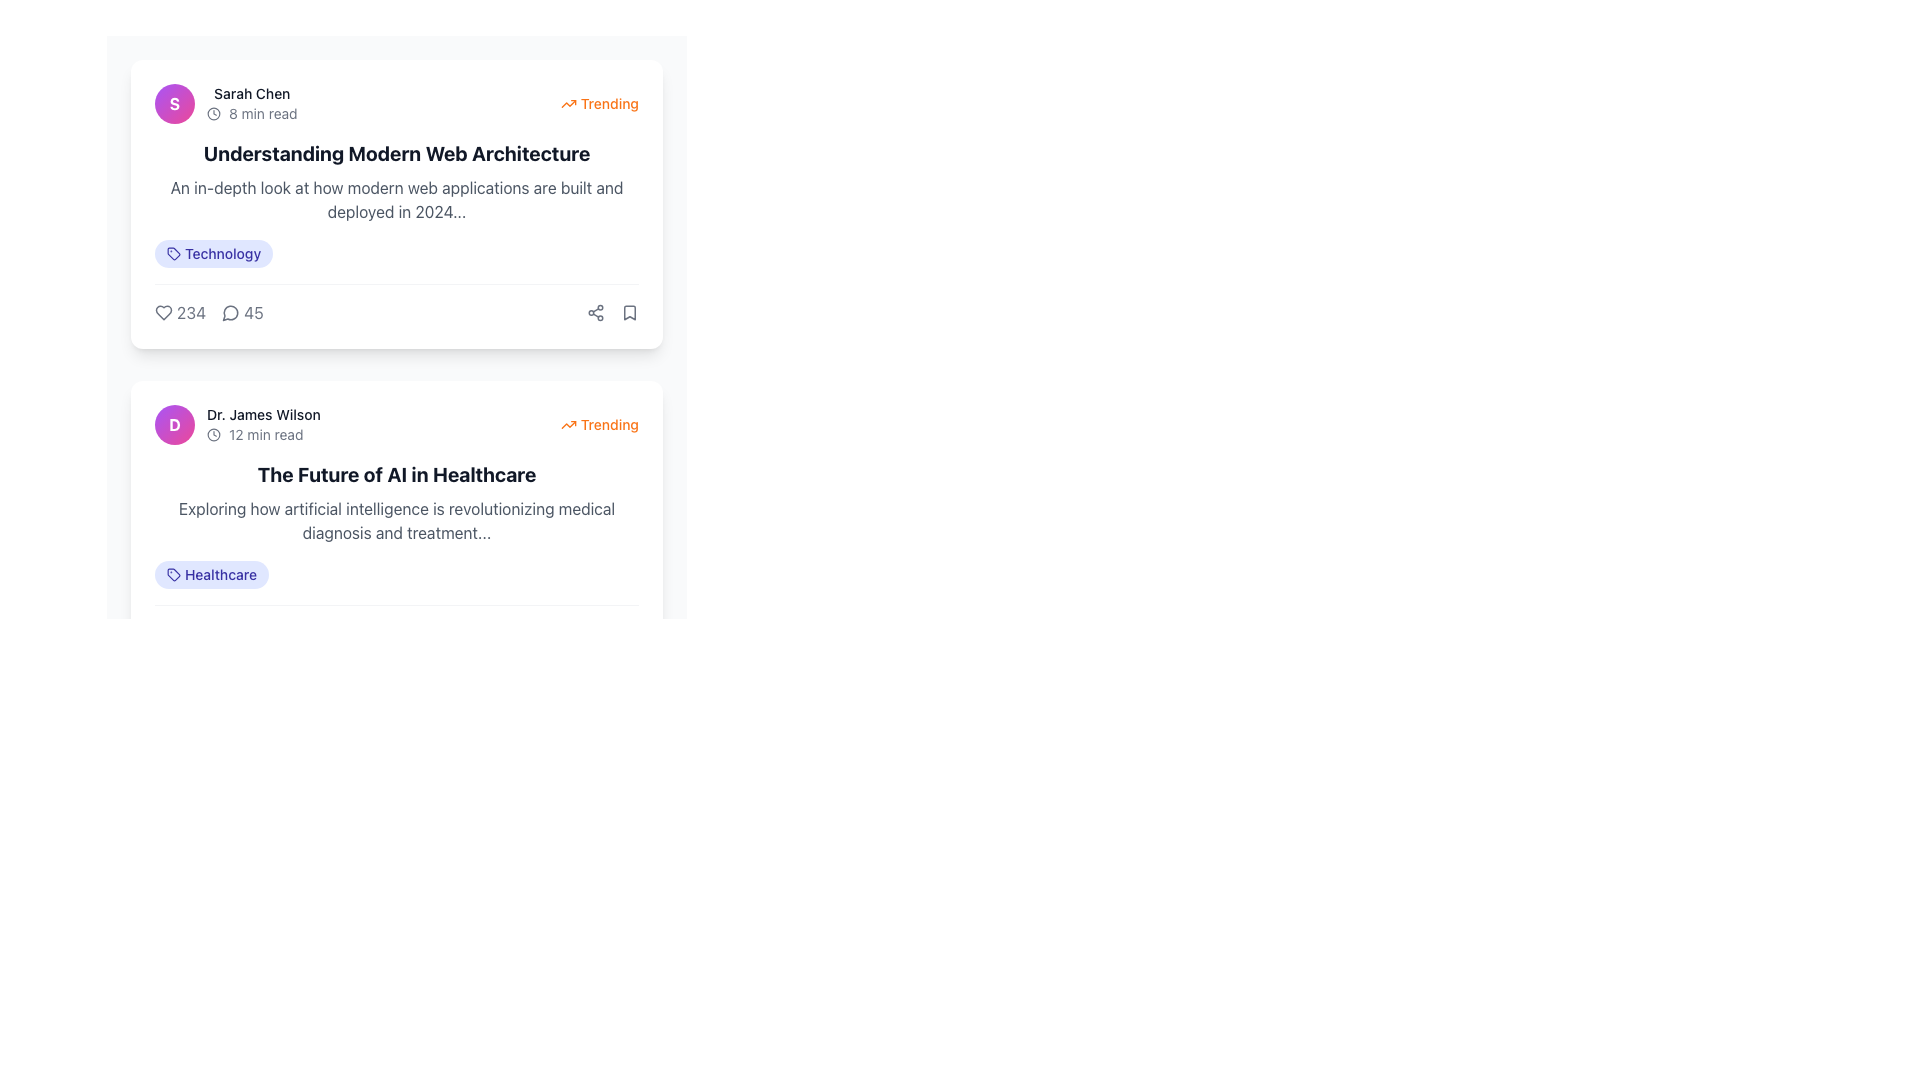 This screenshot has height=1080, width=1920. I want to click on displayed author information segment containing the avatar and the text 'Dr. James Wilson' and '12 min read' located in the second card component below 'Understanding Modern Web Architecture', so click(237, 423).